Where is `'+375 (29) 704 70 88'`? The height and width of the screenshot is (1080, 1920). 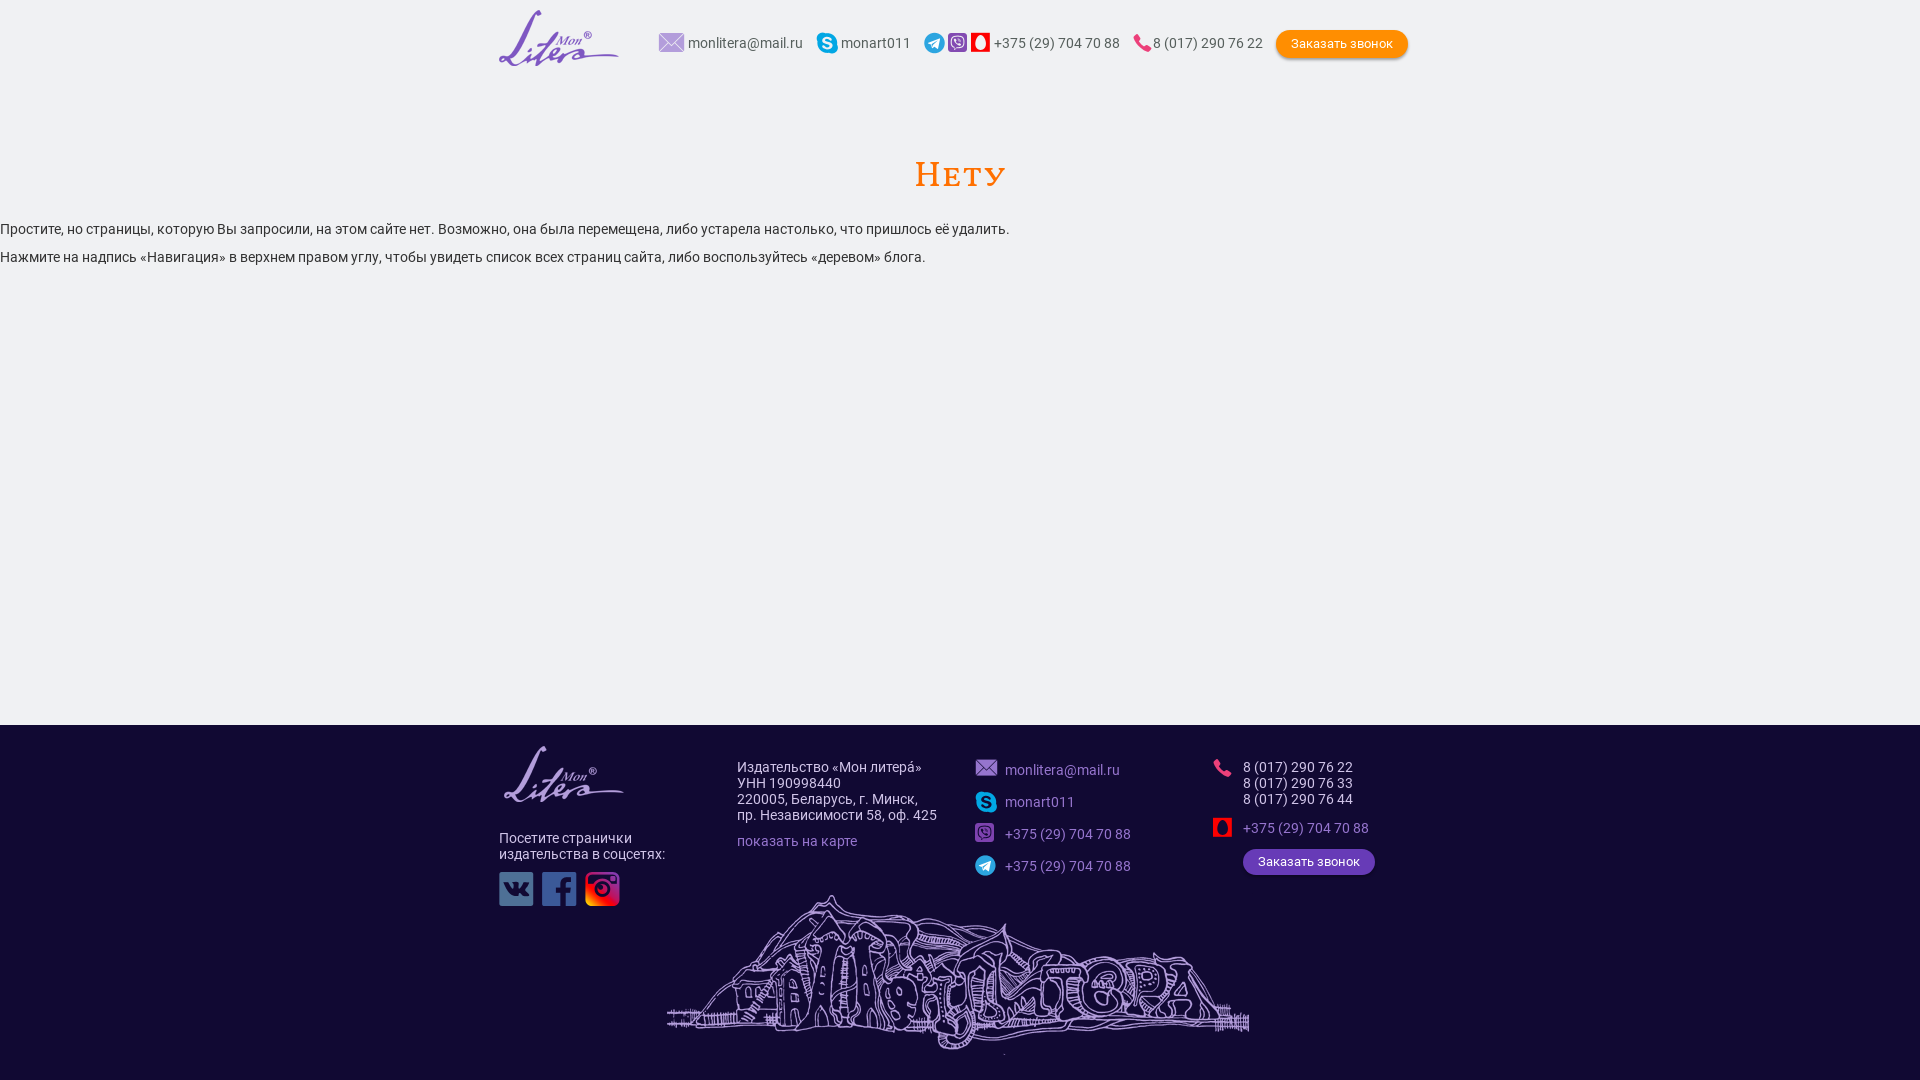 '+375 (29) 704 70 88' is located at coordinates (1051, 833).